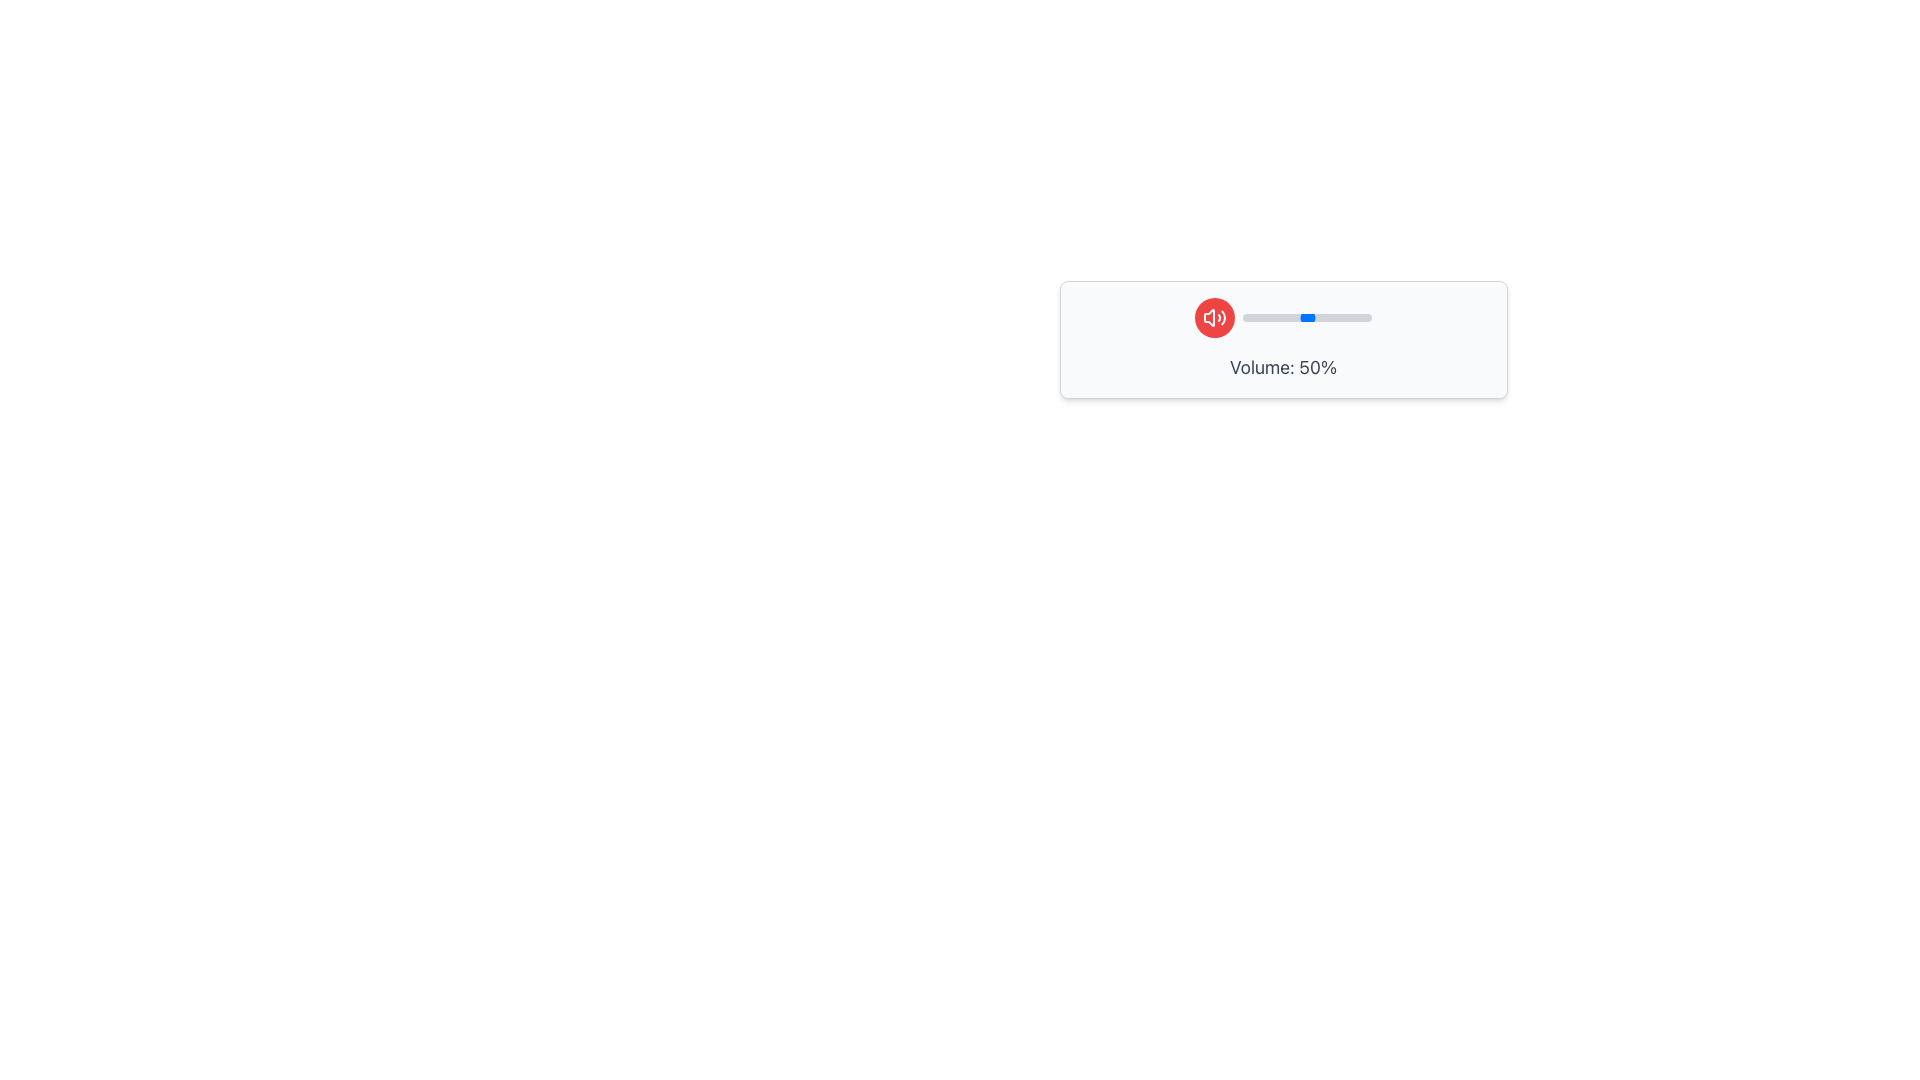 The height and width of the screenshot is (1080, 1920). Describe the element at coordinates (1362, 316) in the screenshot. I see `volume` at that location.